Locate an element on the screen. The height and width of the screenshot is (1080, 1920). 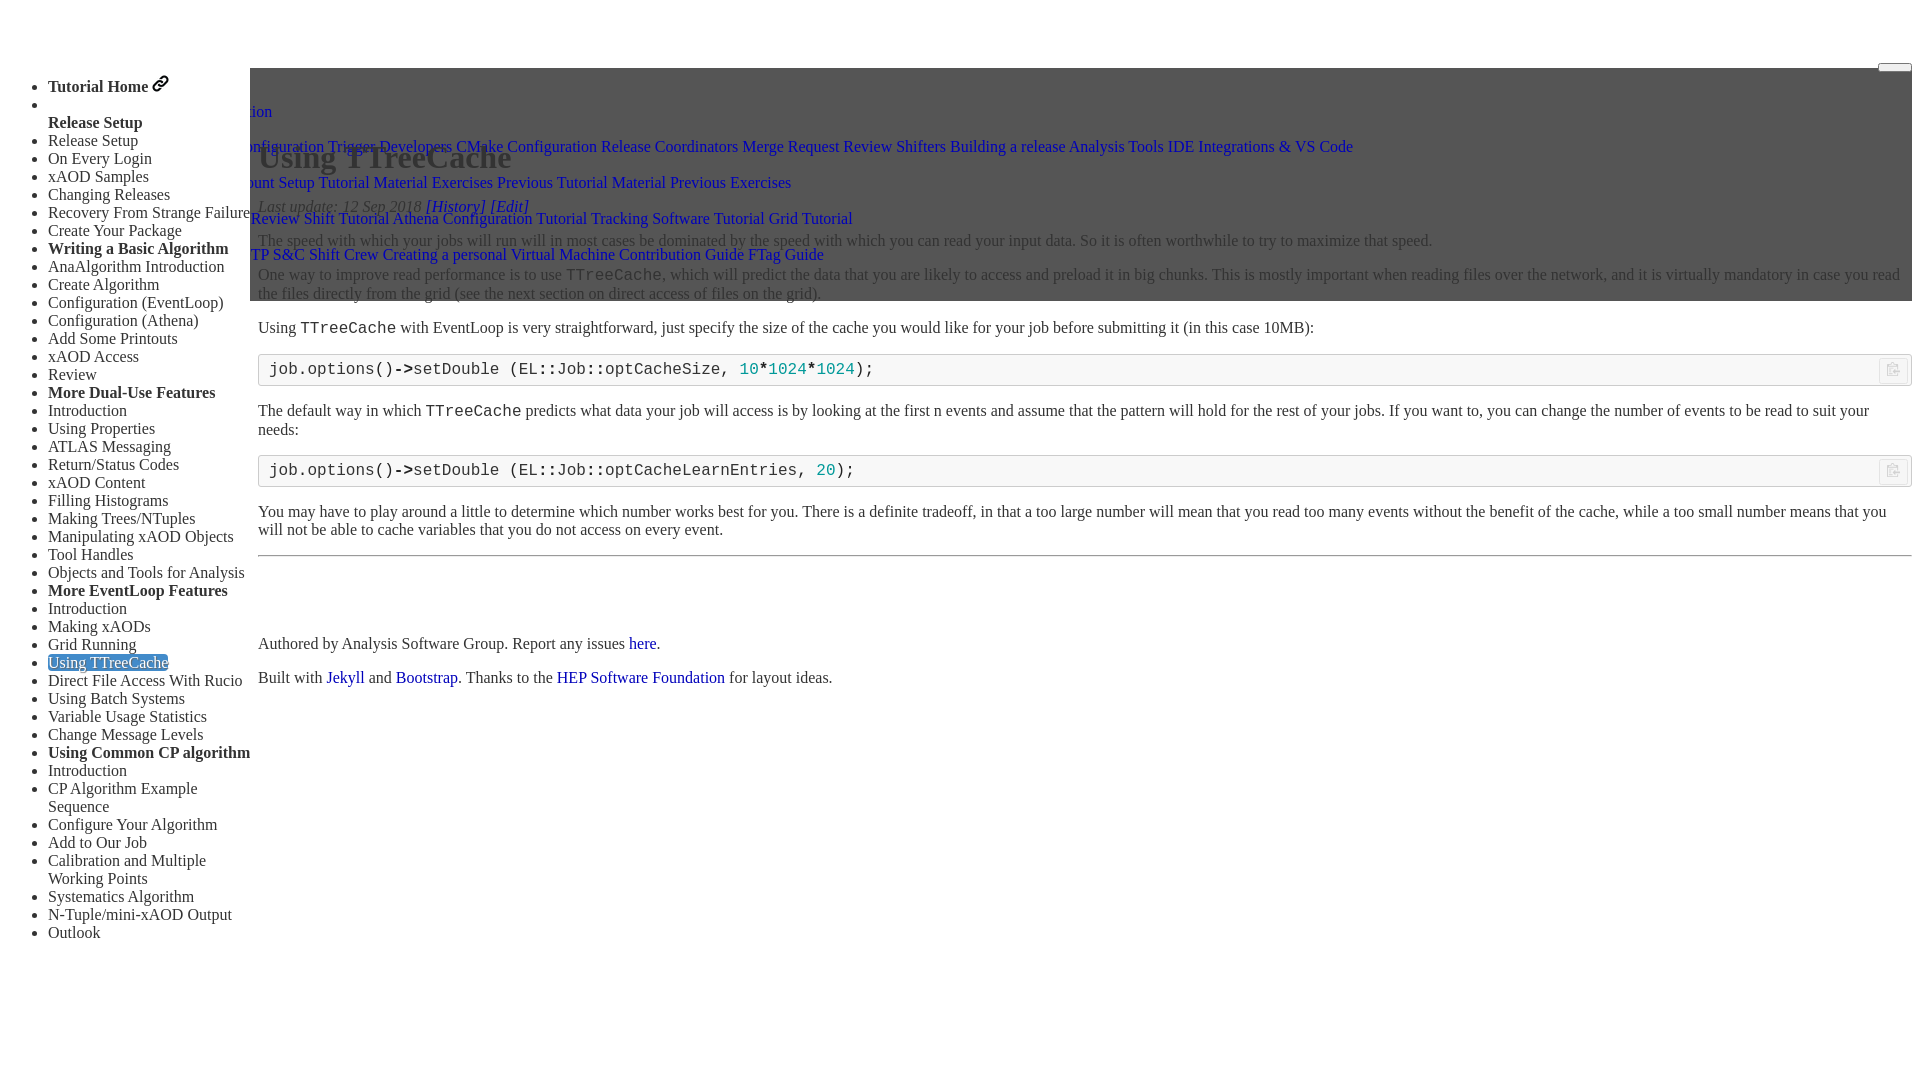
'Computing Twiki [Internal]' is located at coordinates (145, 253).